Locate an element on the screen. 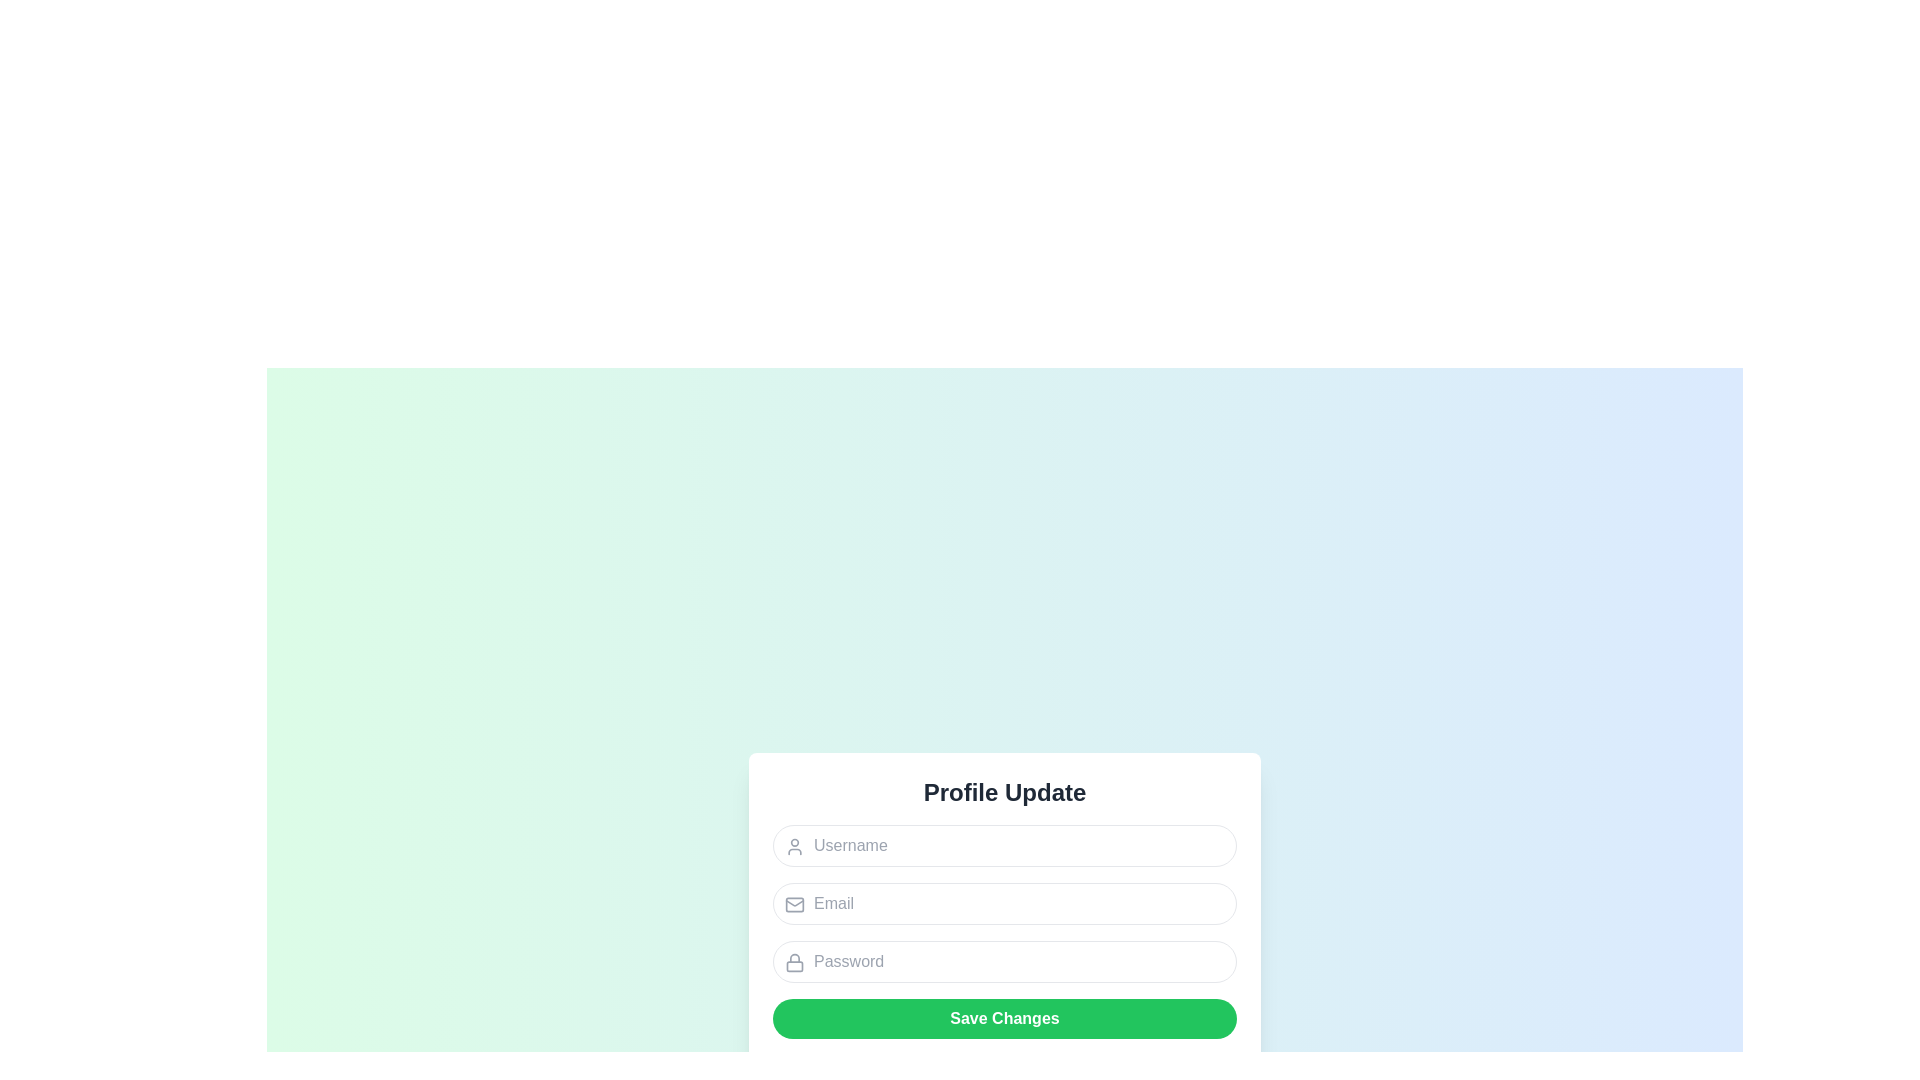 Image resolution: width=1920 pixels, height=1080 pixels. the password input box, which is the third input element in the form, securely allowing the user to input their password is located at coordinates (1004, 960).